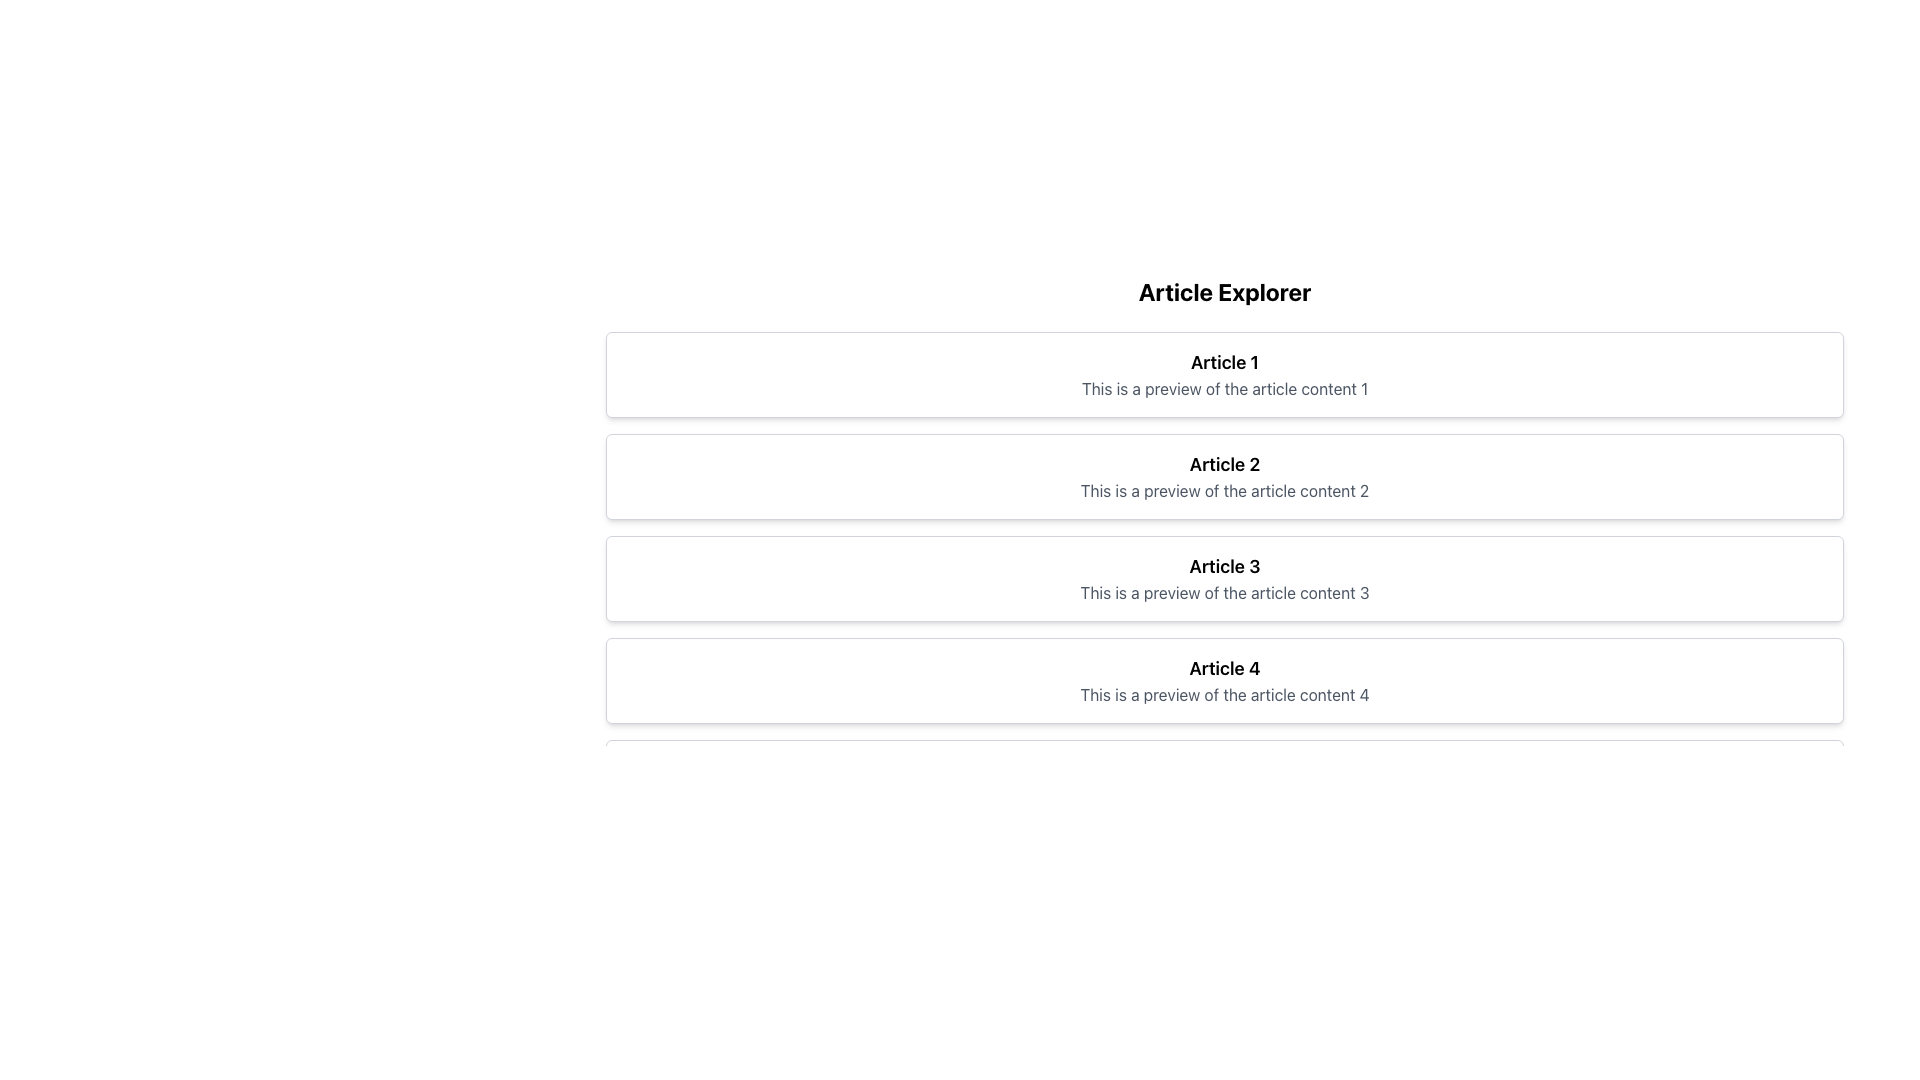 This screenshot has height=1080, width=1920. I want to click on the static text displaying 'This is a preview of the article content 1', located beneath the bolded title 'Article 1' in the top-left area of the main content section, so click(1223, 389).